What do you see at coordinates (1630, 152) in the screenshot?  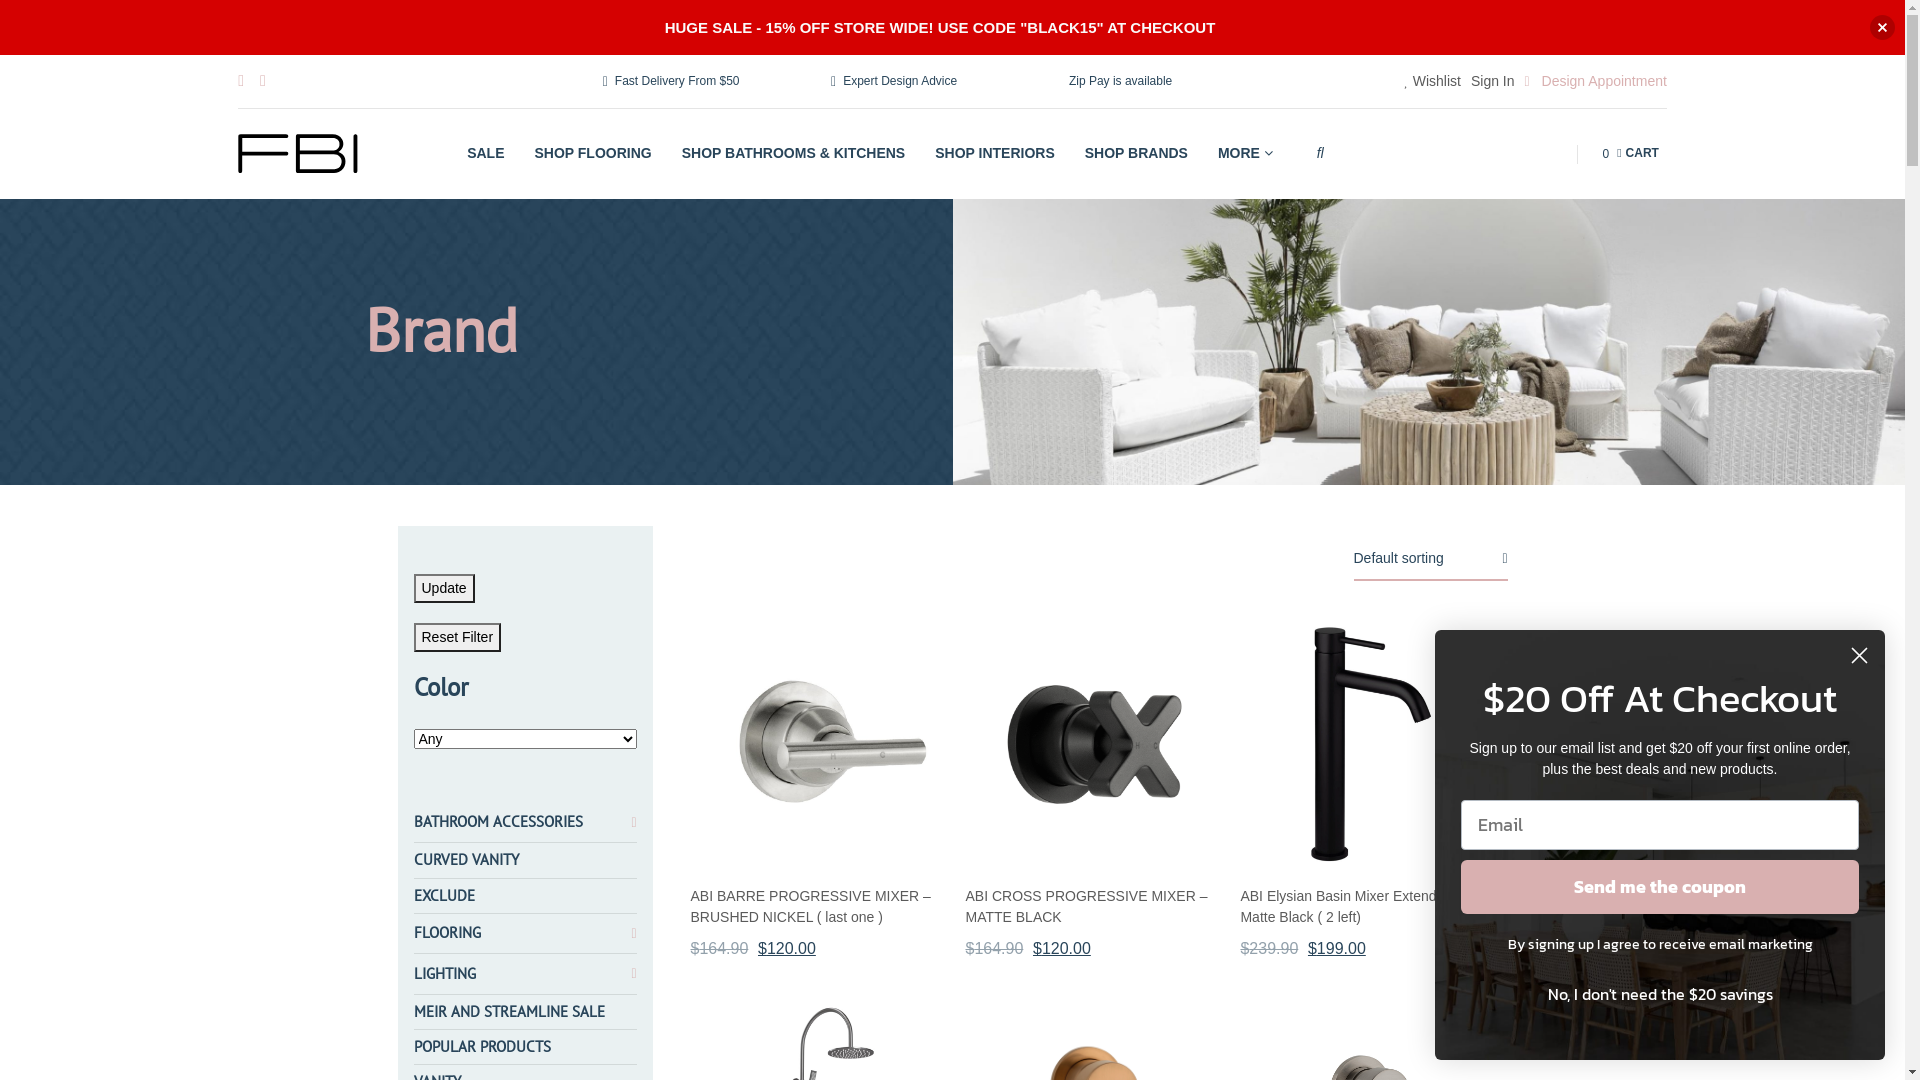 I see `'0` at bounding box center [1630, 152].